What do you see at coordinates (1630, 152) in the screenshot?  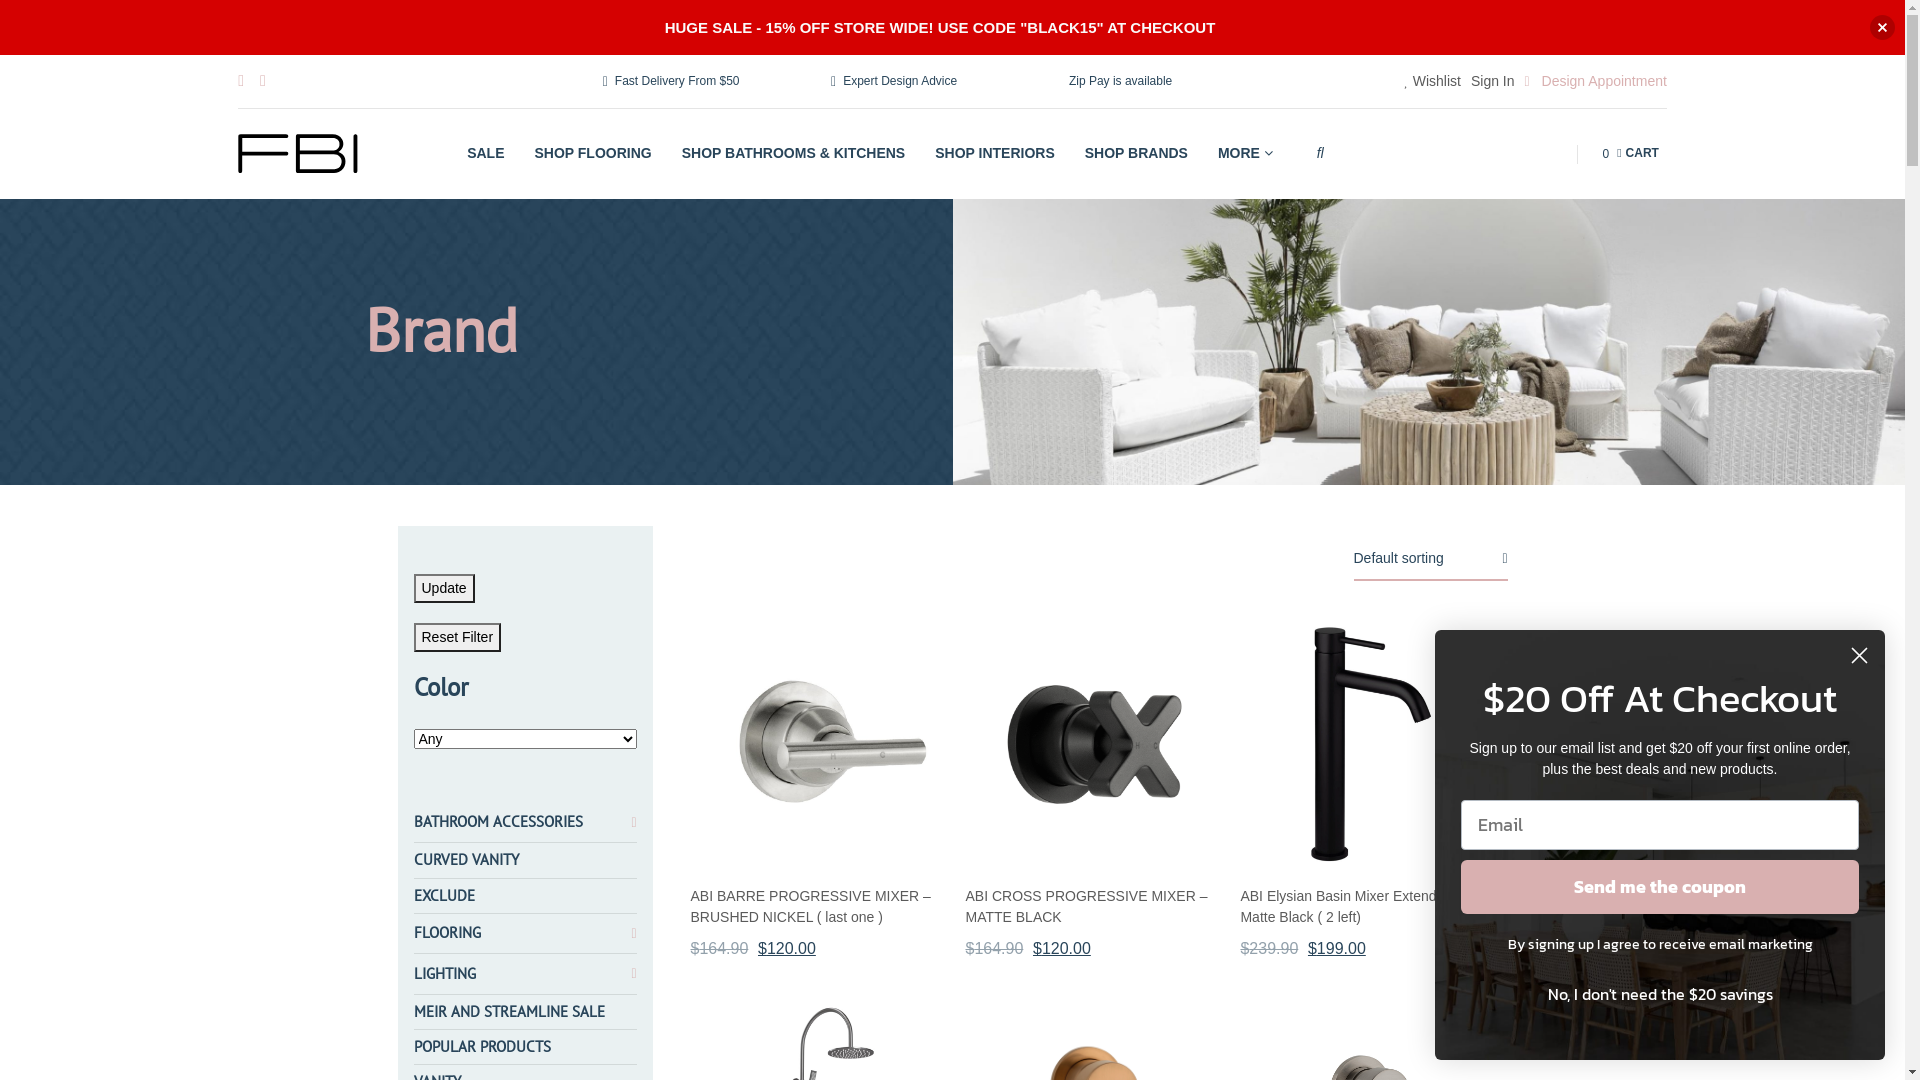 I see `'0` at bounding box center [1630, 152].